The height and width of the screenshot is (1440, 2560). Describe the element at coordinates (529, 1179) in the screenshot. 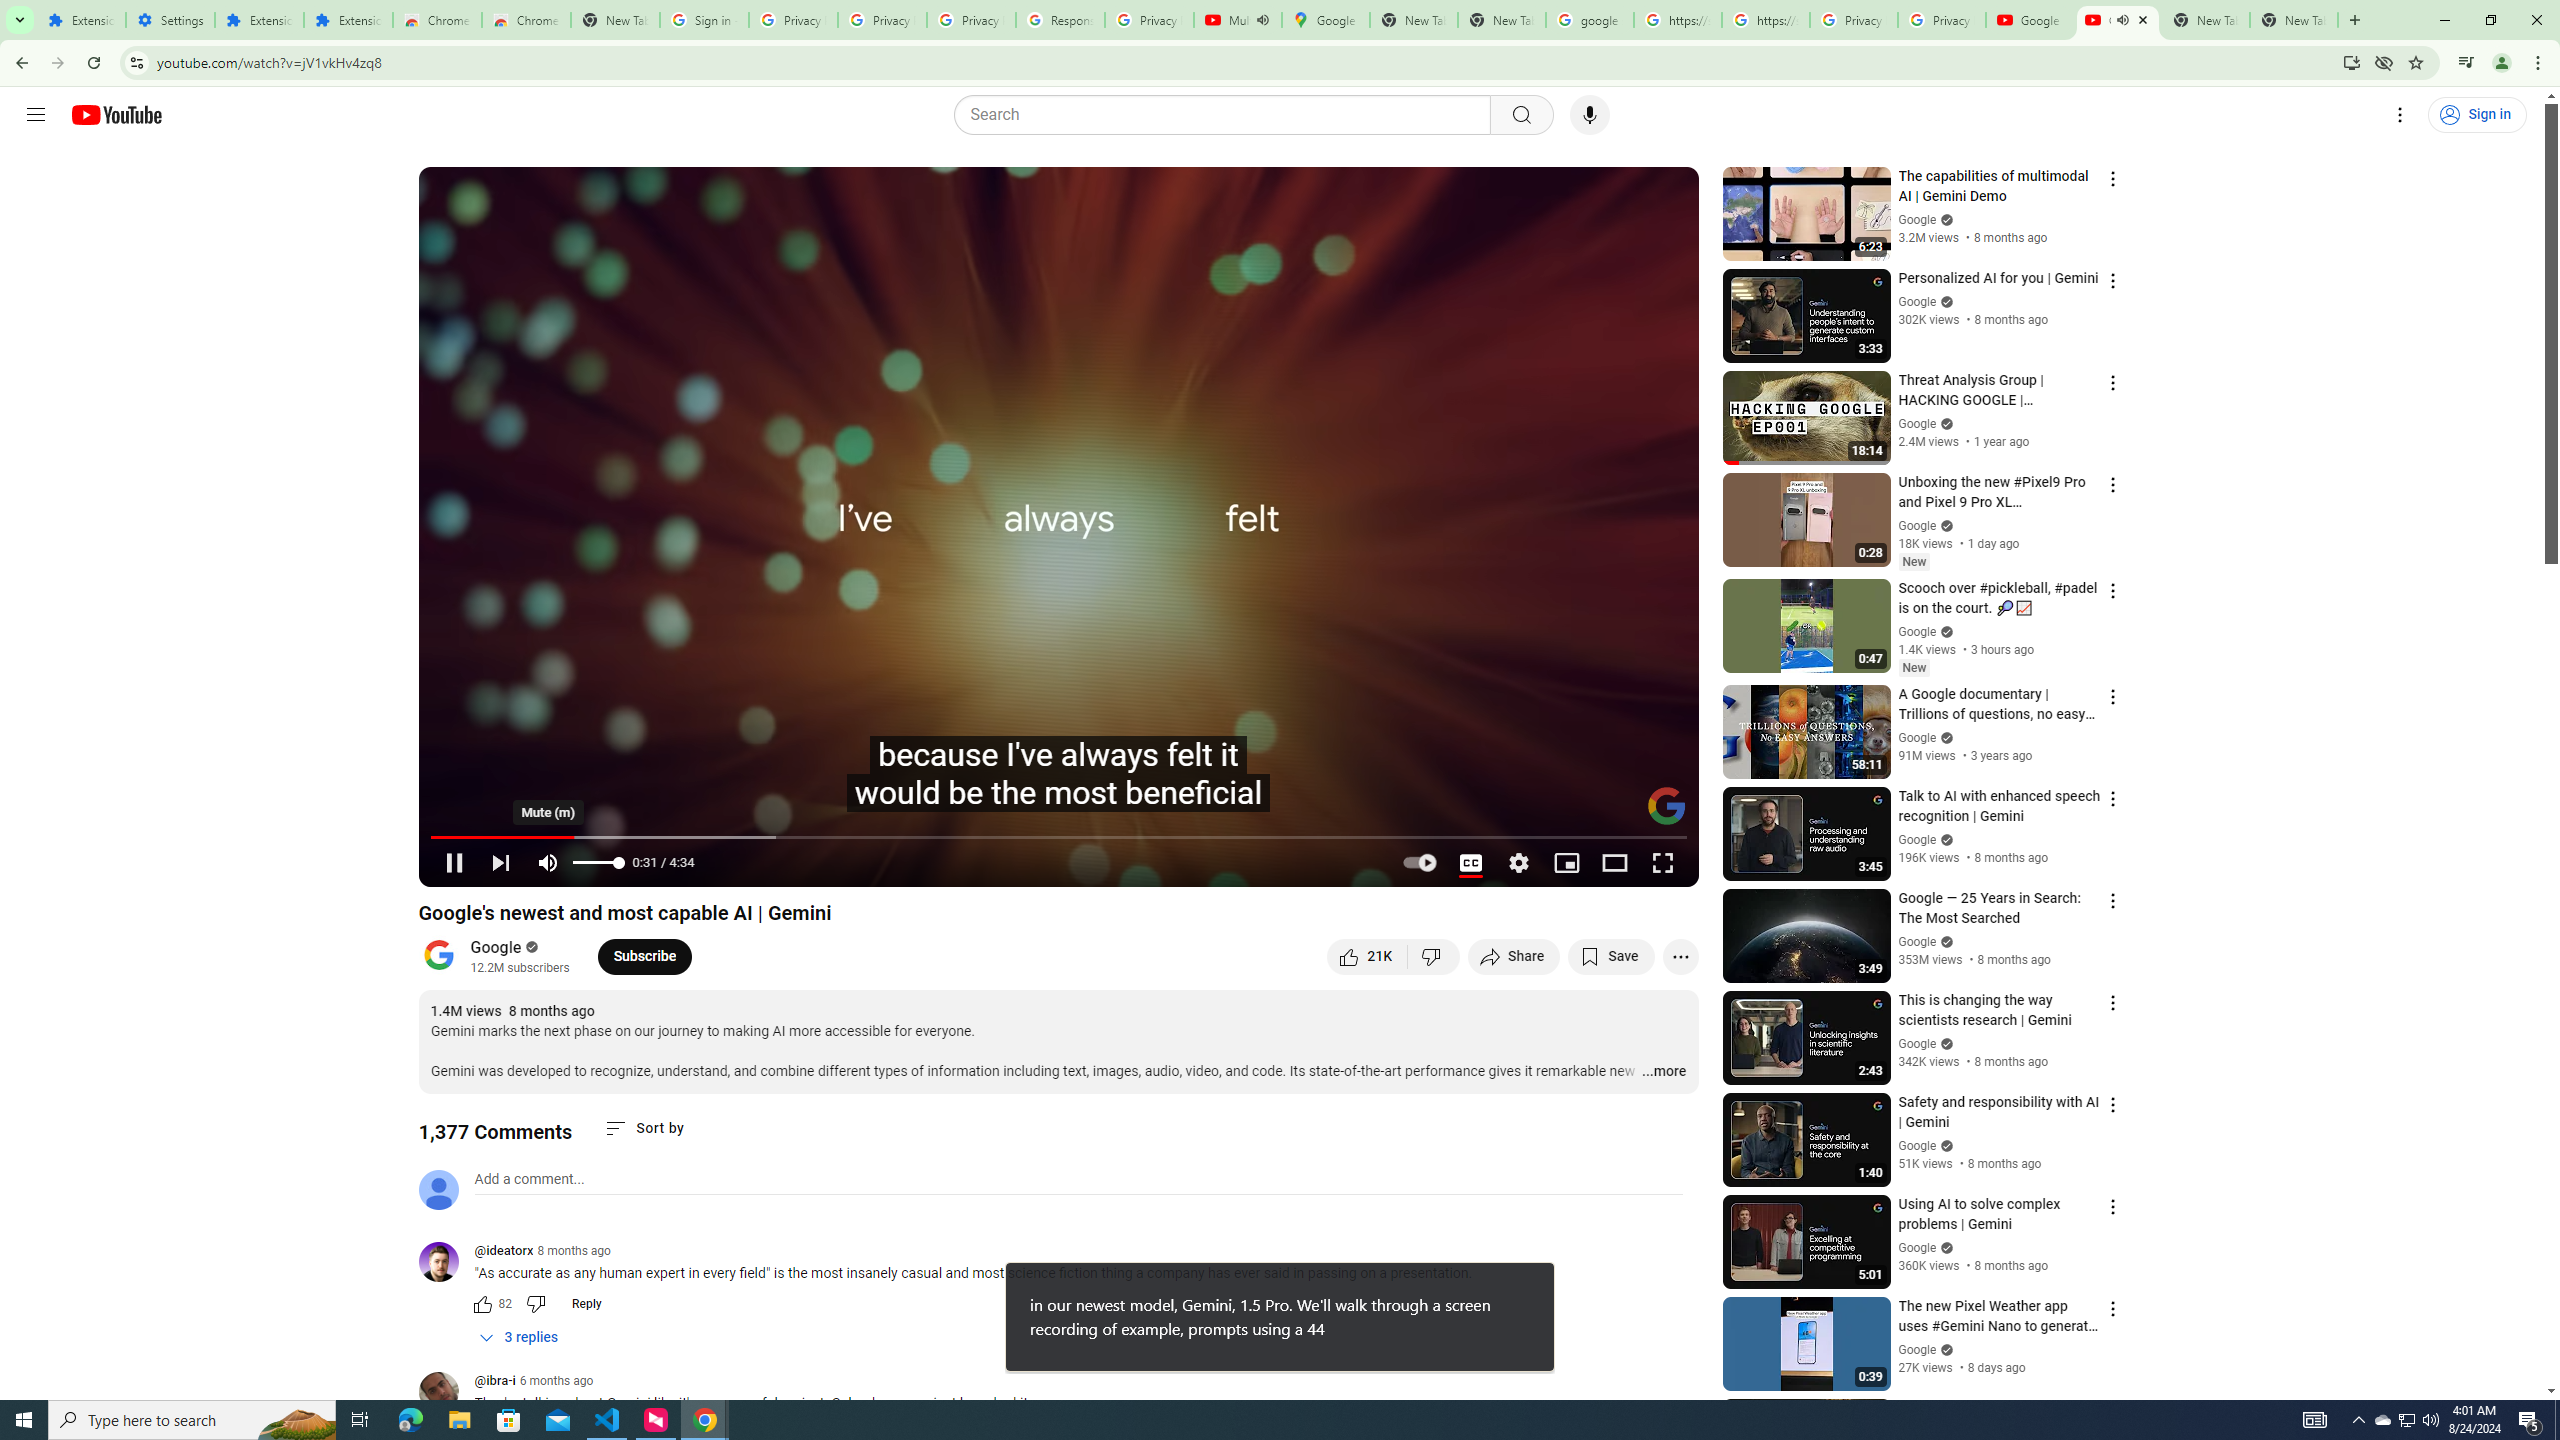

I see `'AutomationID: simplebox-placeholder'` at that location.